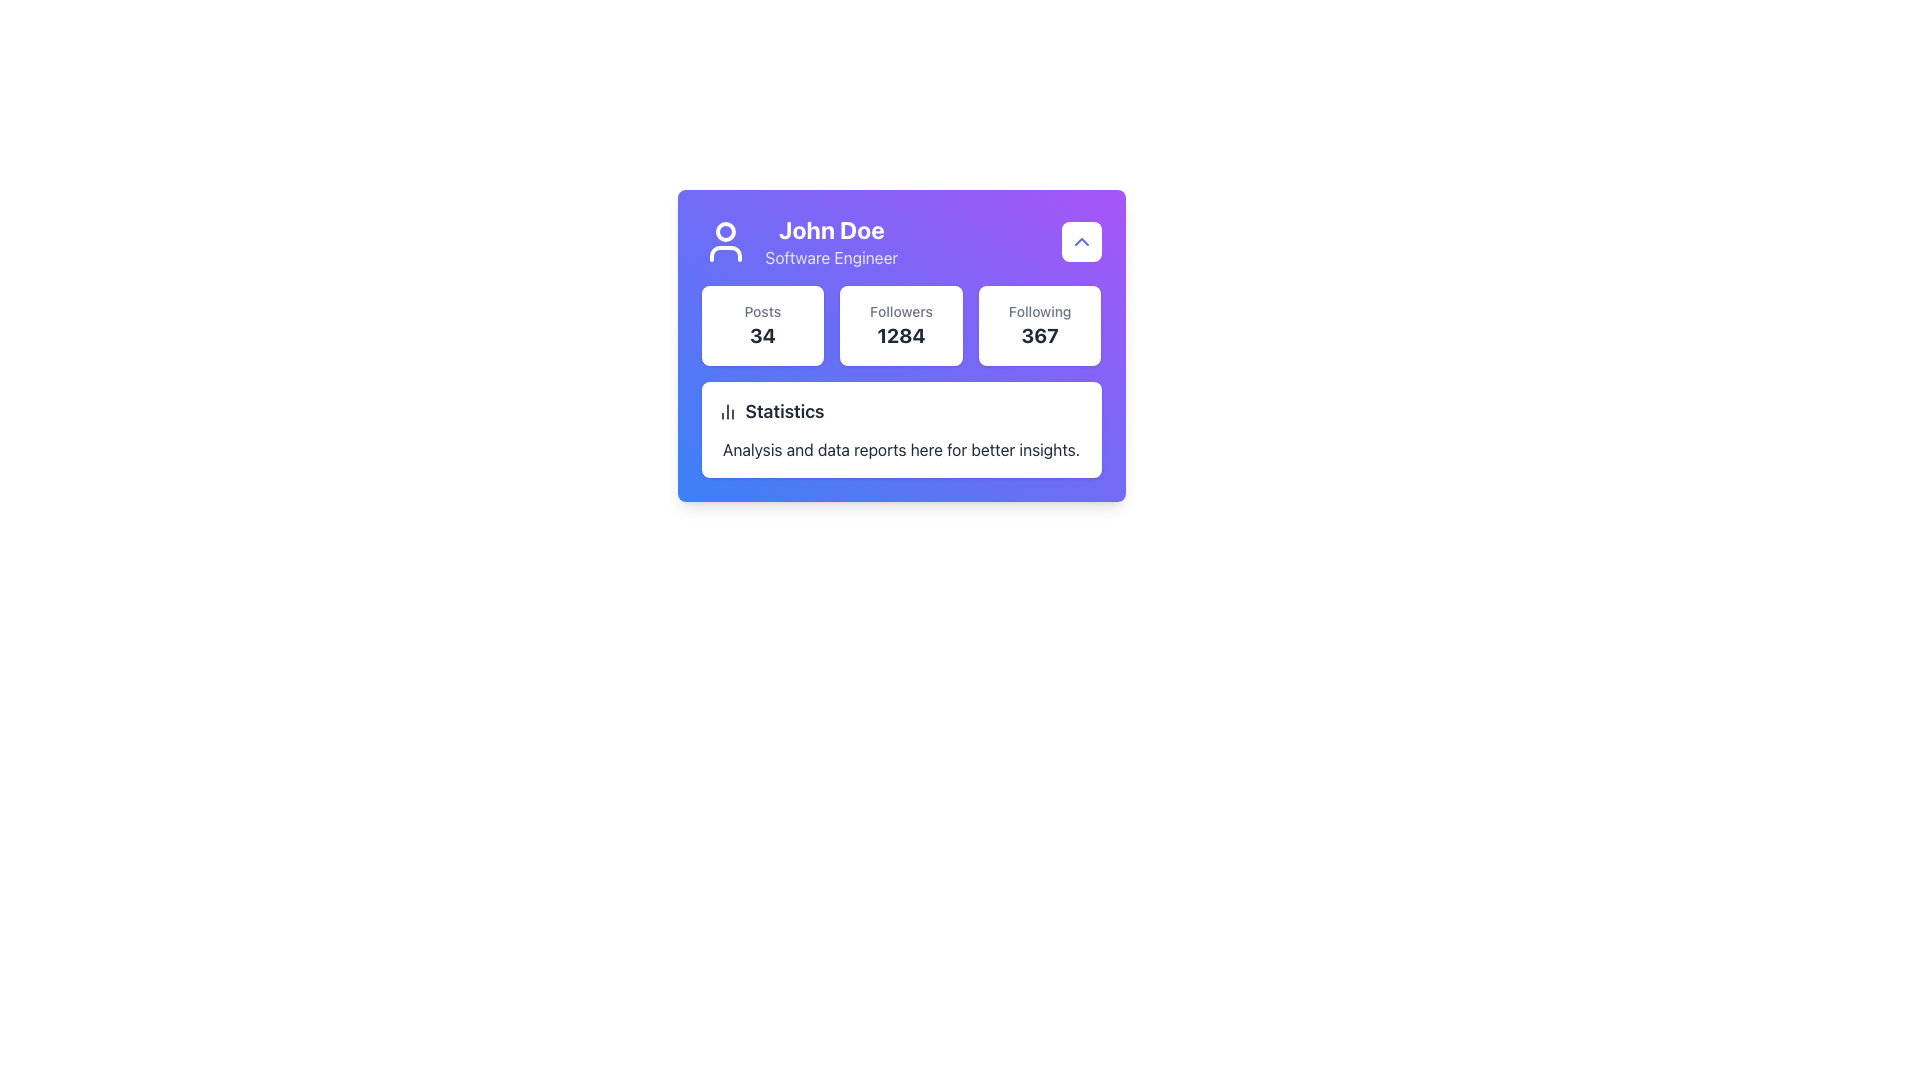 The height and width of the screenshot is (1080, 1920). Describe the element at coordinates (1040, 334) in the screenshot. I see `number displayed in the text that represents the number of accounts the user is following, located in the top-right section of the UI card, below the word 'Following'` at that location.